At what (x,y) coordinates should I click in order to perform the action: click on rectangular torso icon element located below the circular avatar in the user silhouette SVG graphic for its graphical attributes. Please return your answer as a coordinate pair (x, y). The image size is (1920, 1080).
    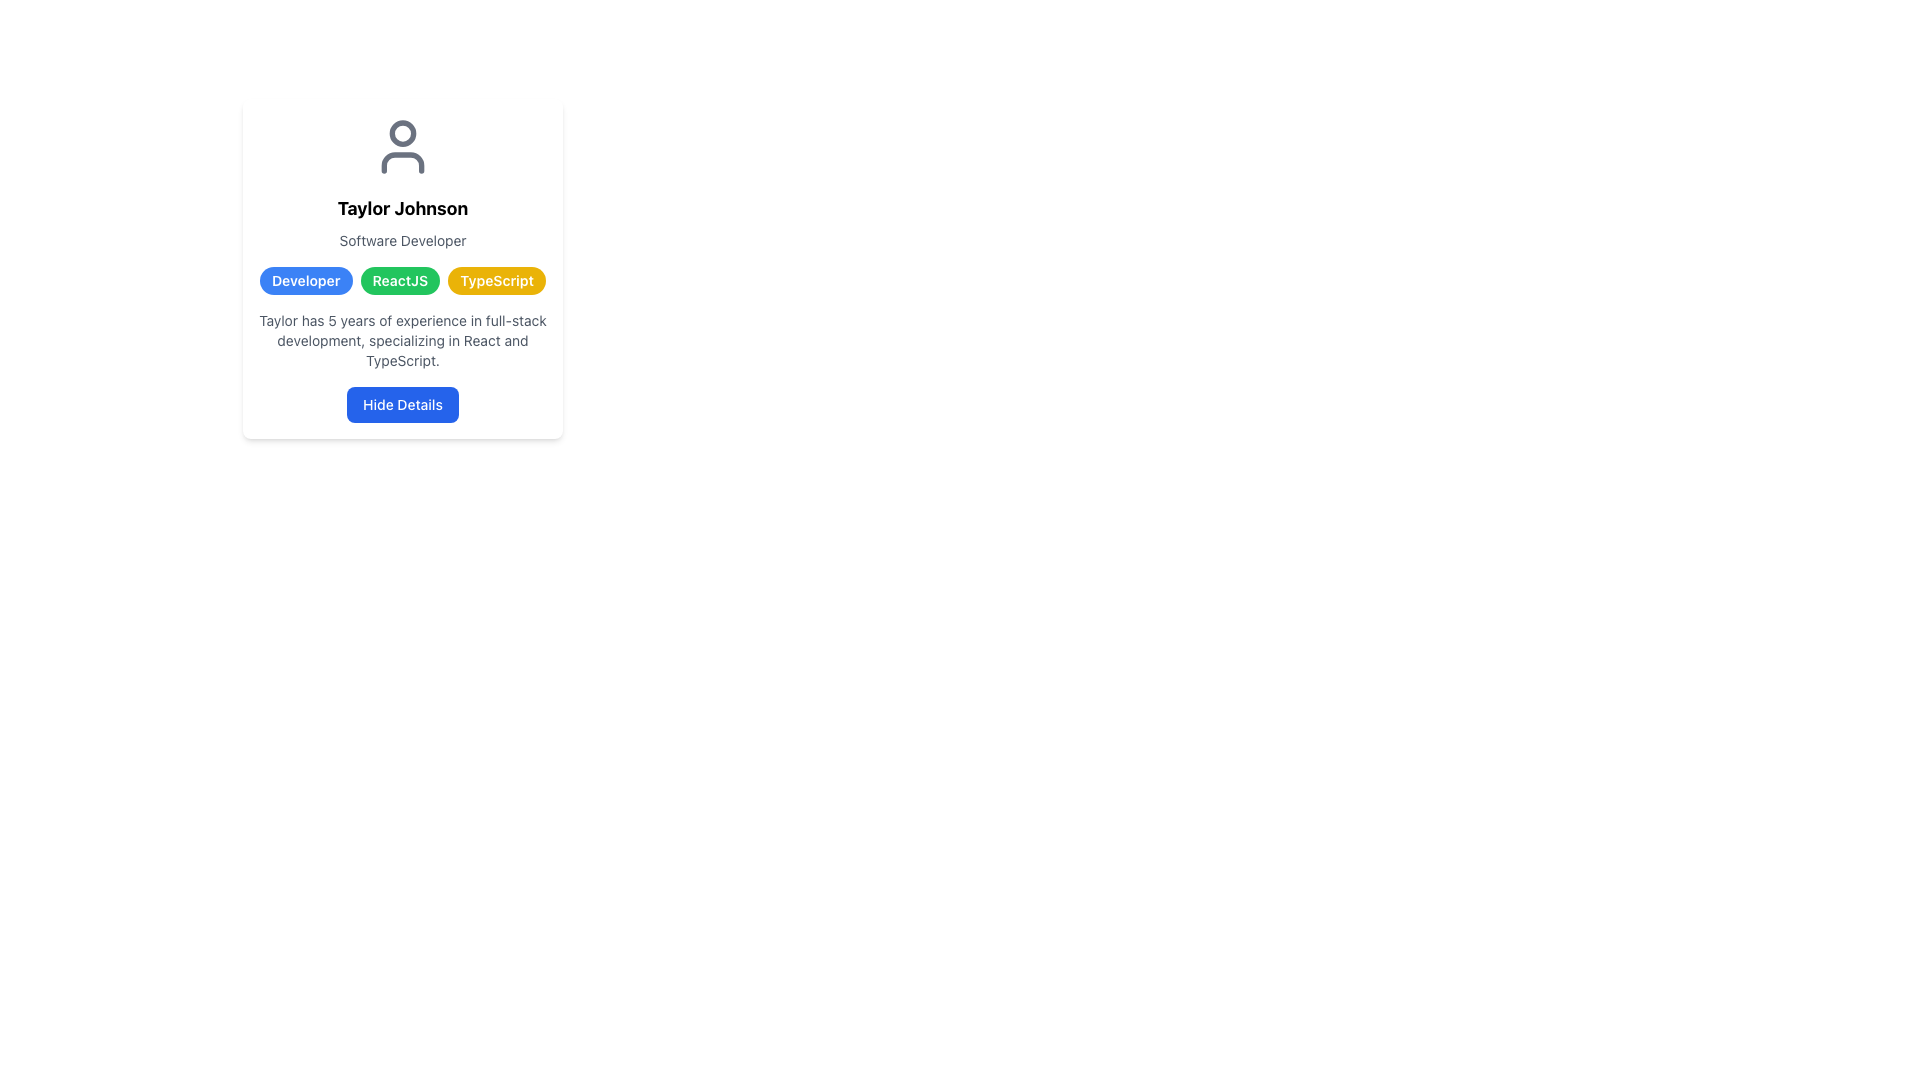
    Looking at the image, I should click on (402, 161).